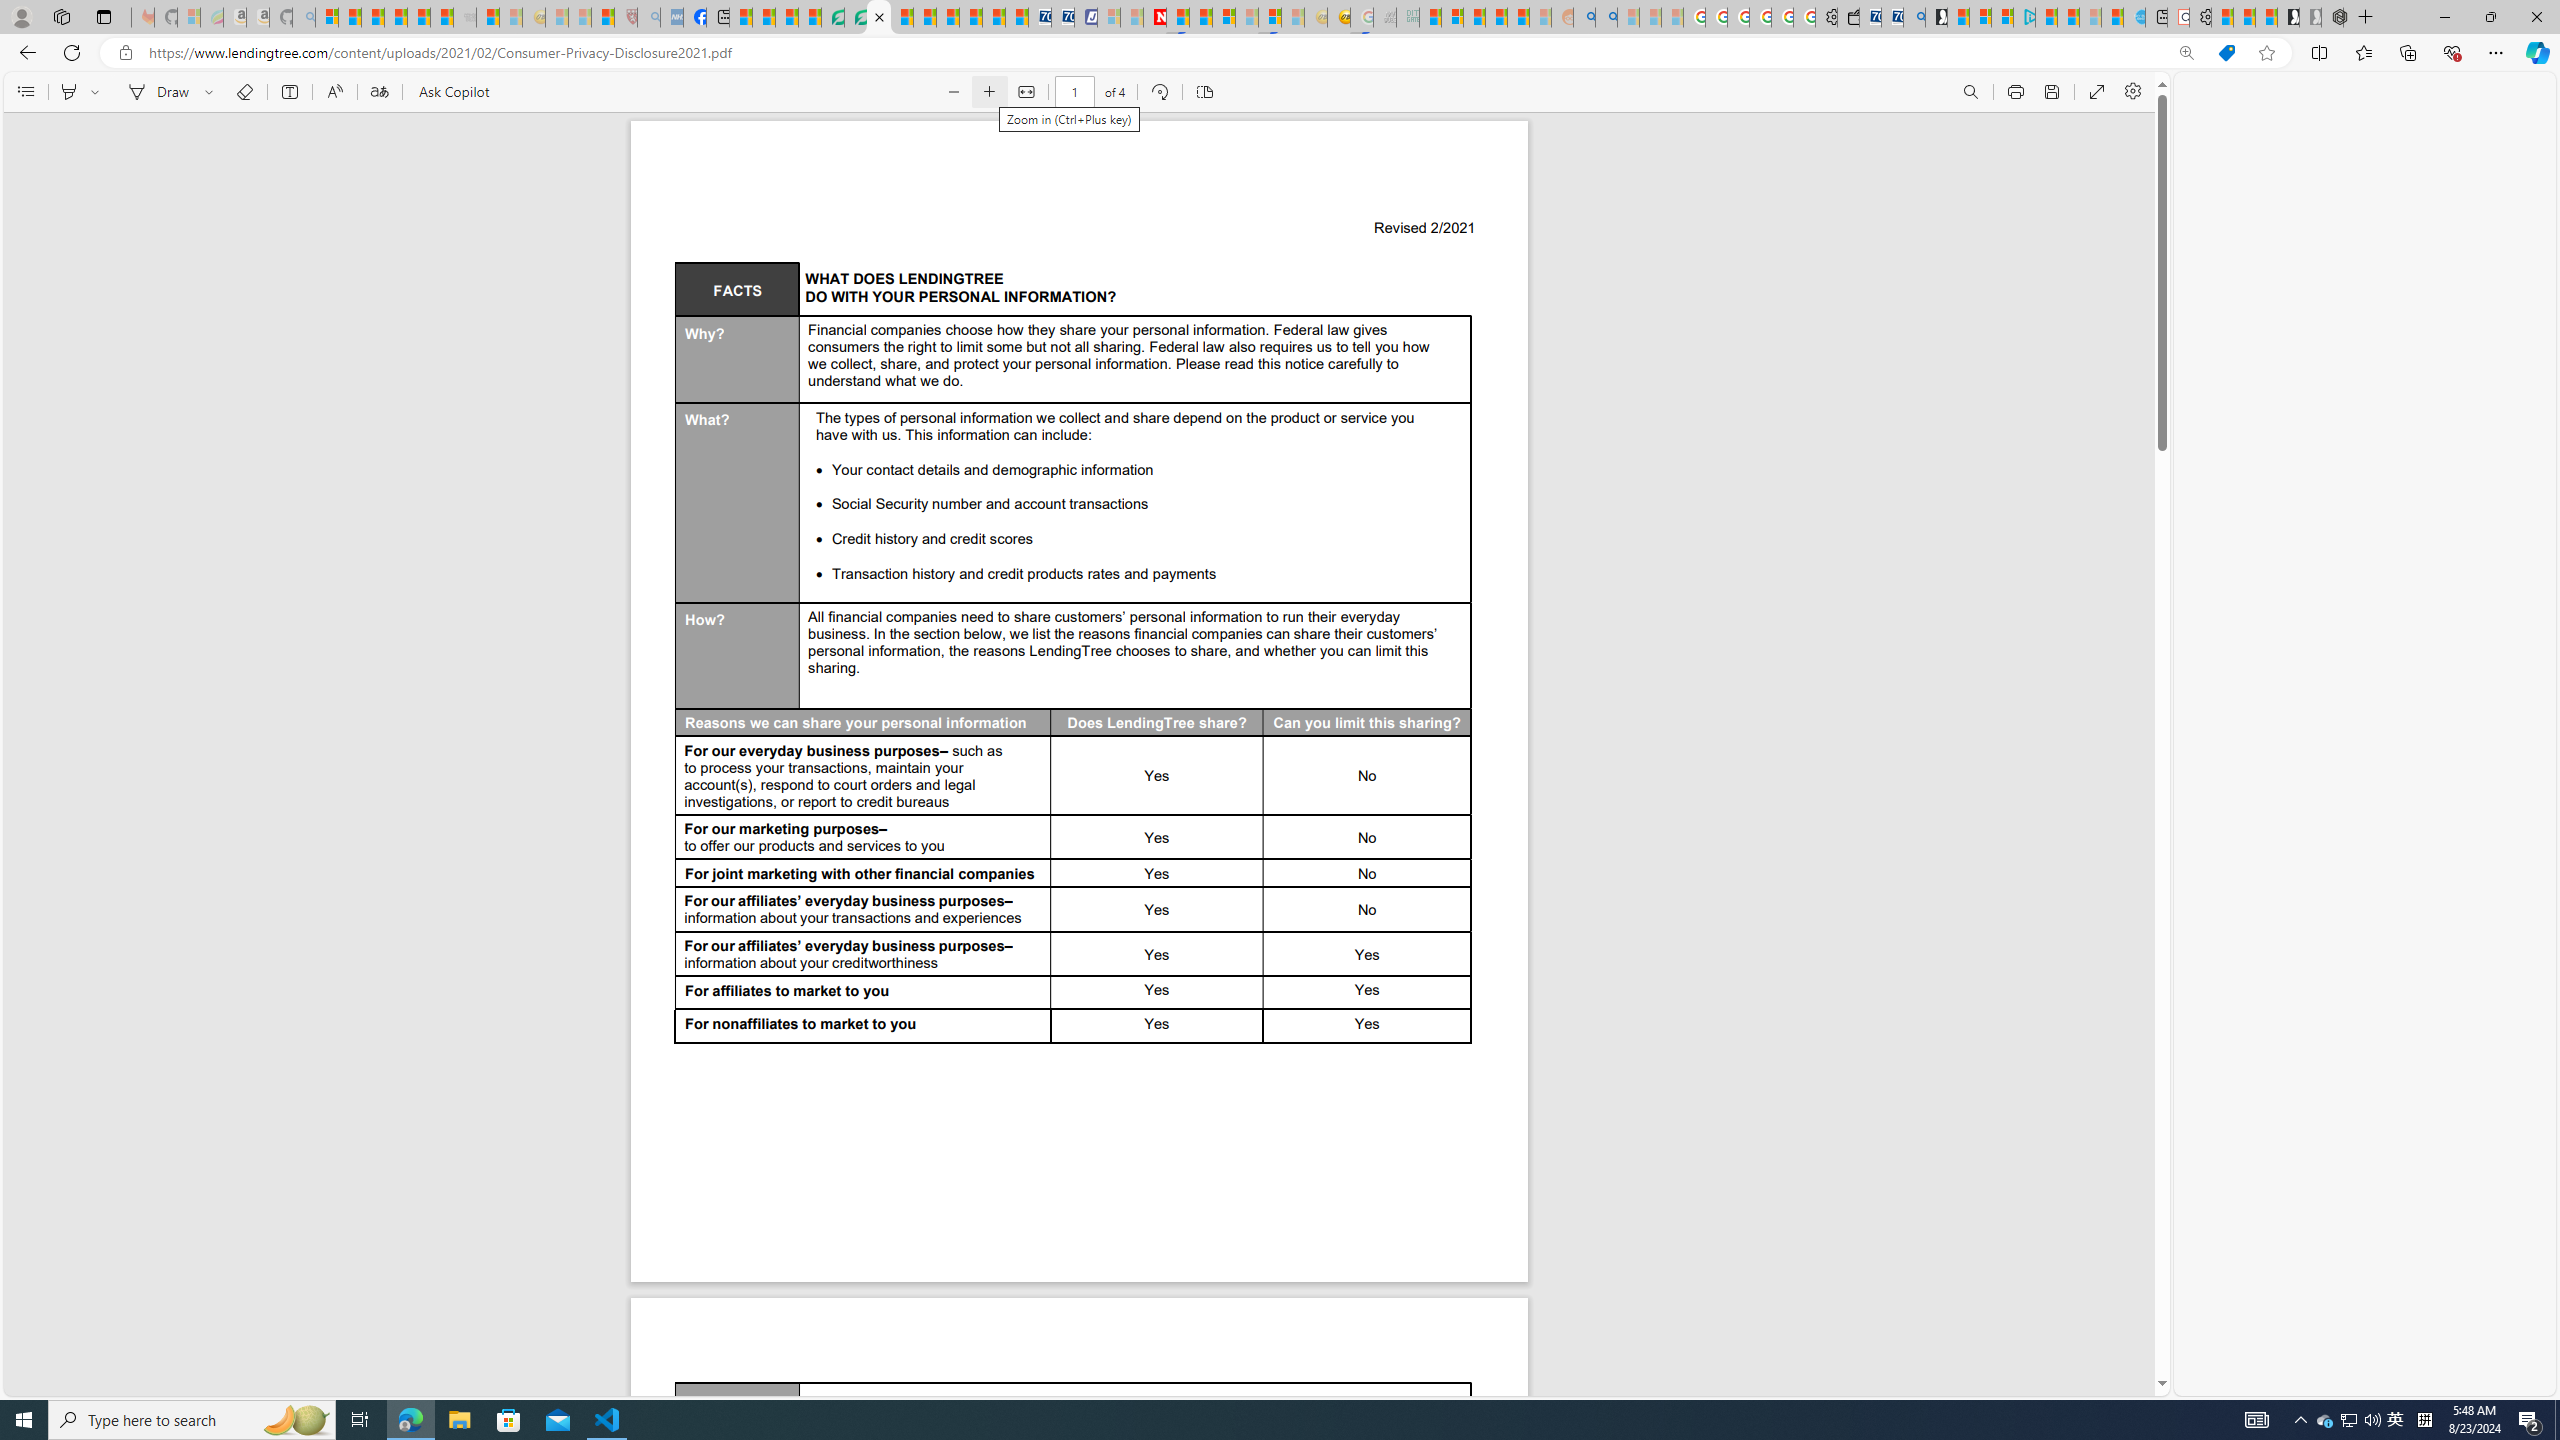 Image resolution: width=2560 pixels, height=1440 pixels. What do you see at coordinates (452, 91) in the screenshot?
I see `'Ask Copilot'` at bounding box center [452, 91].